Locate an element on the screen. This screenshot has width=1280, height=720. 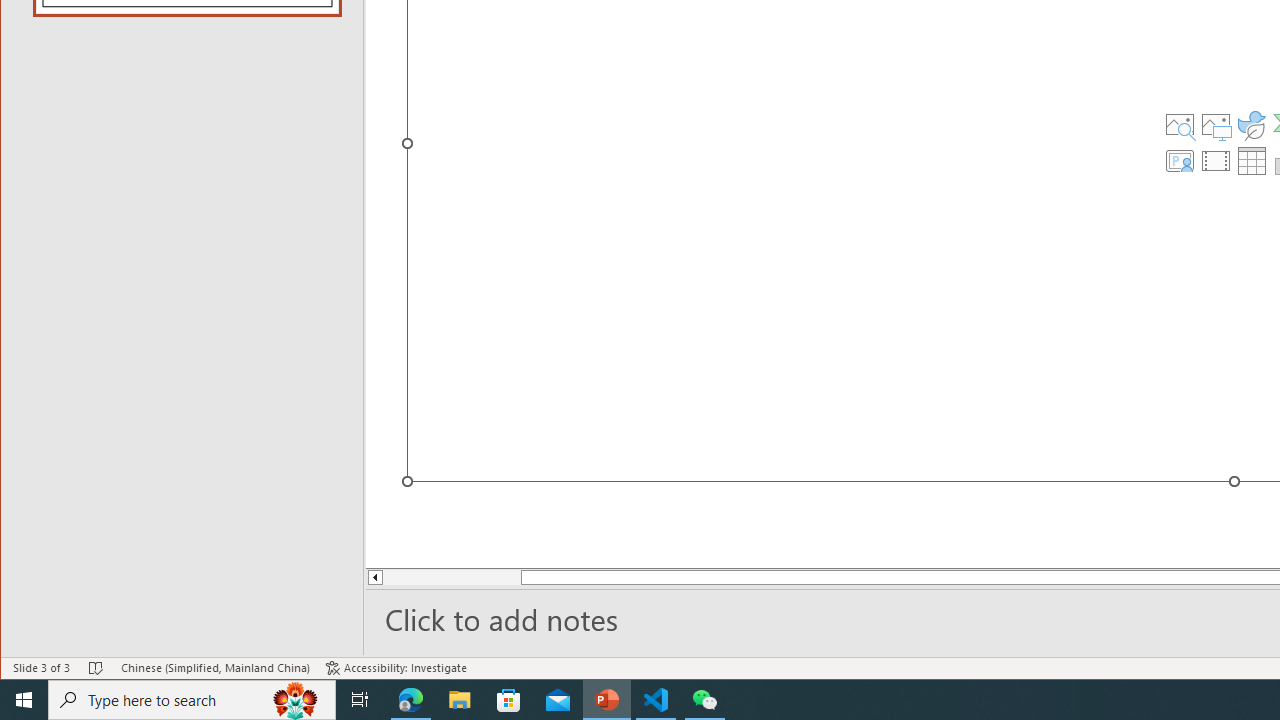
'File Explorer' is located at coordinates (459, 698).